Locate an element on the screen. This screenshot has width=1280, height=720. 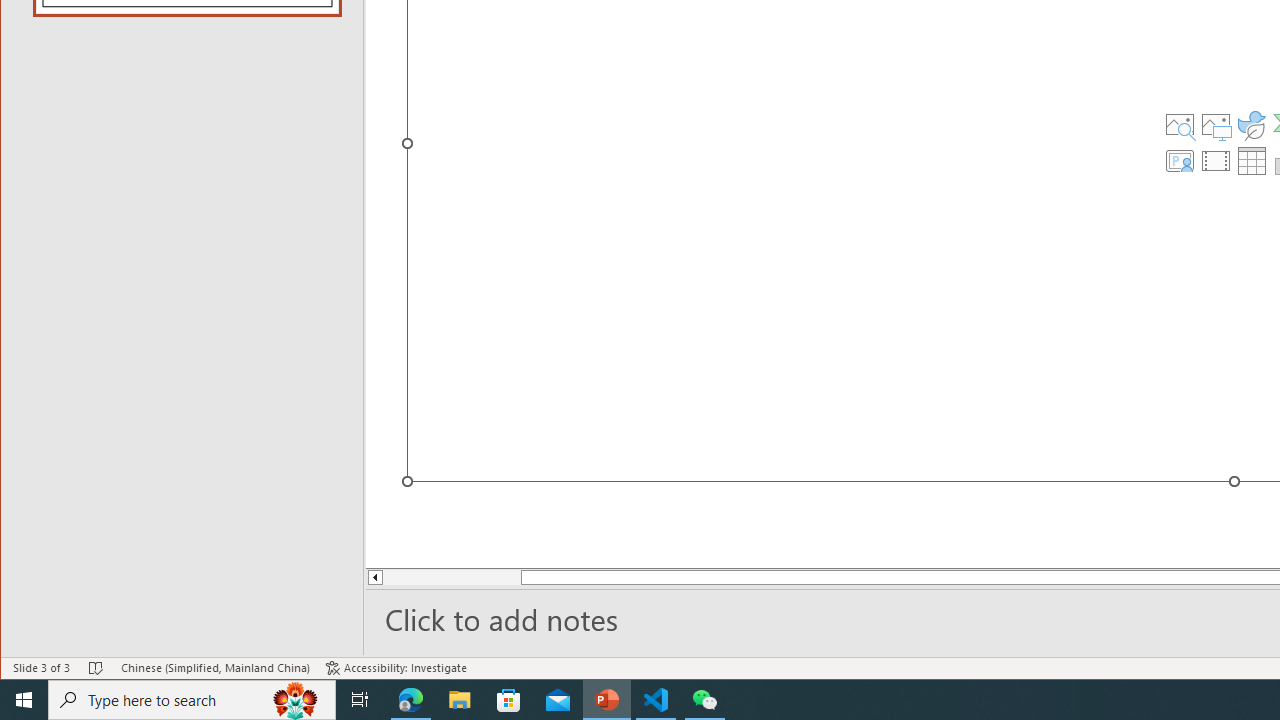
'File Explorer' is located at coordinates (459, 698).